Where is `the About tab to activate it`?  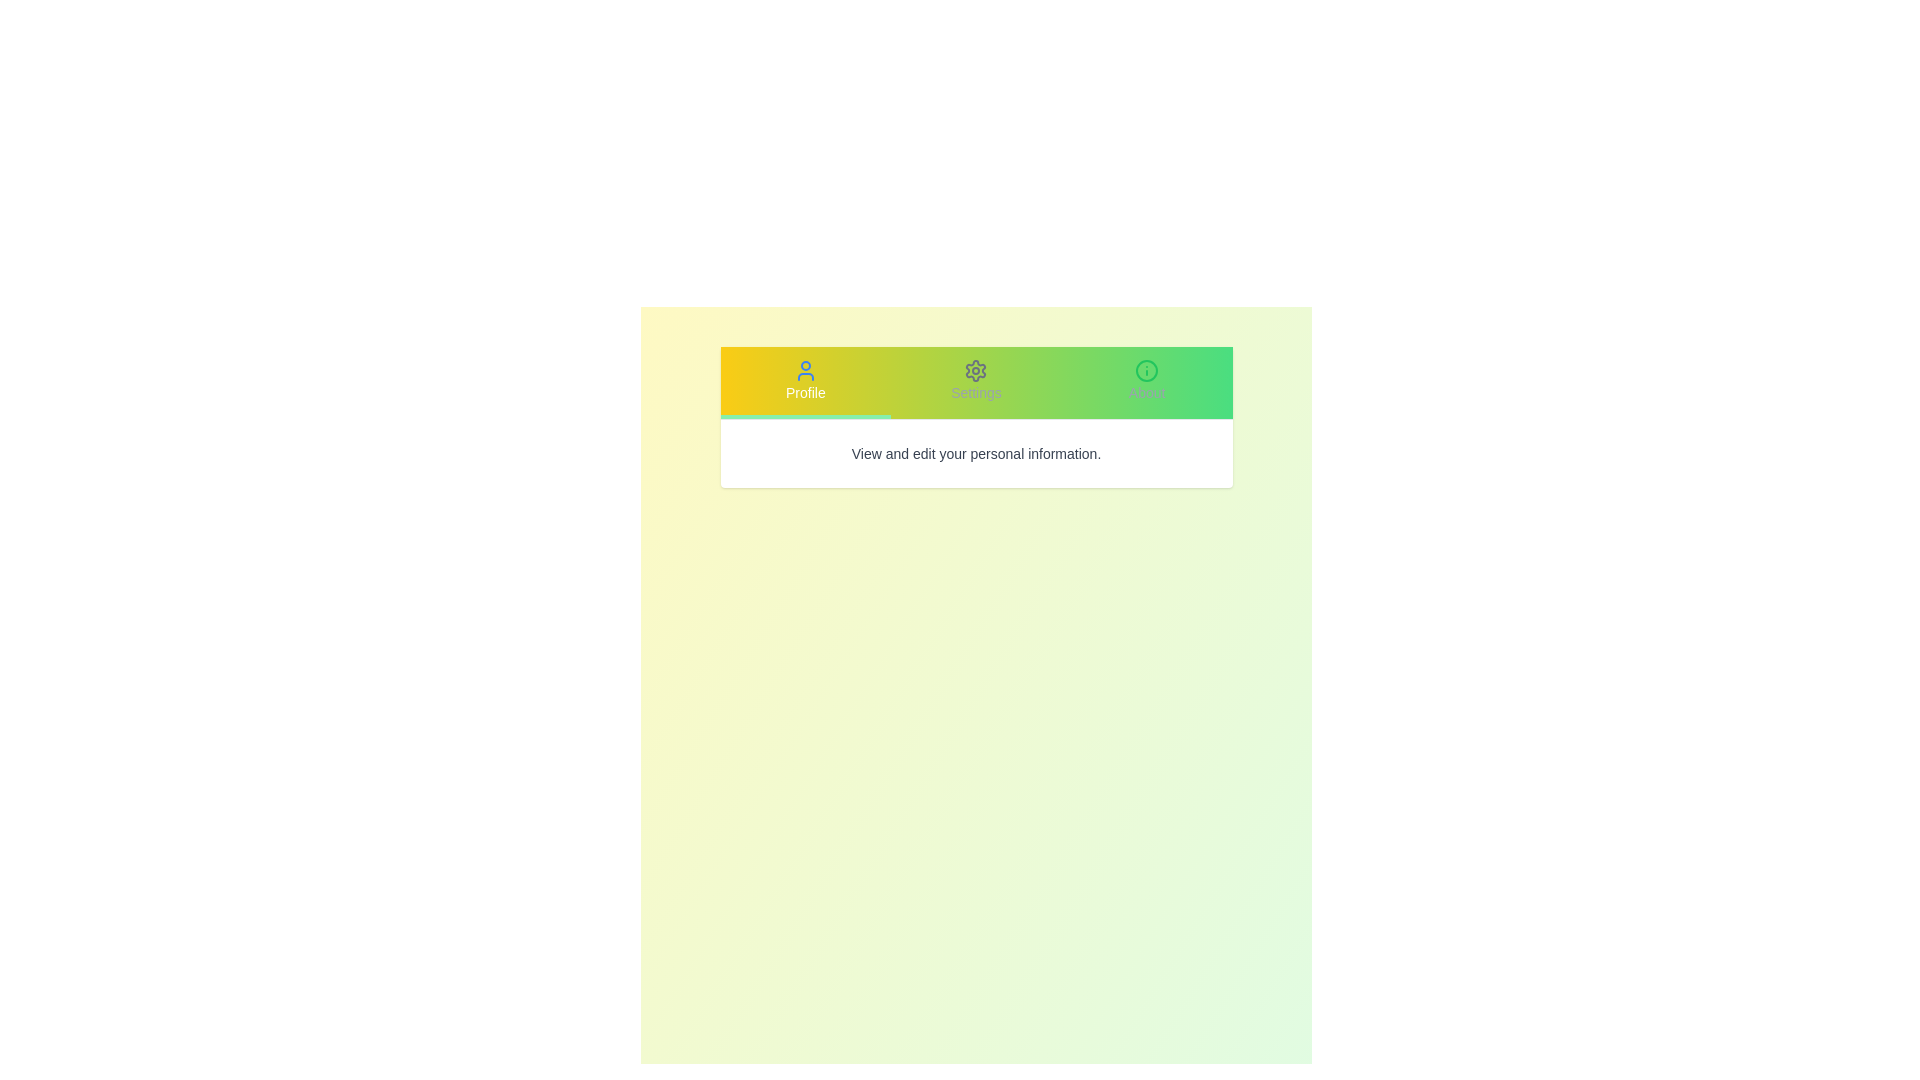
the About tab to activate it is located at coordinates (1147, 382).